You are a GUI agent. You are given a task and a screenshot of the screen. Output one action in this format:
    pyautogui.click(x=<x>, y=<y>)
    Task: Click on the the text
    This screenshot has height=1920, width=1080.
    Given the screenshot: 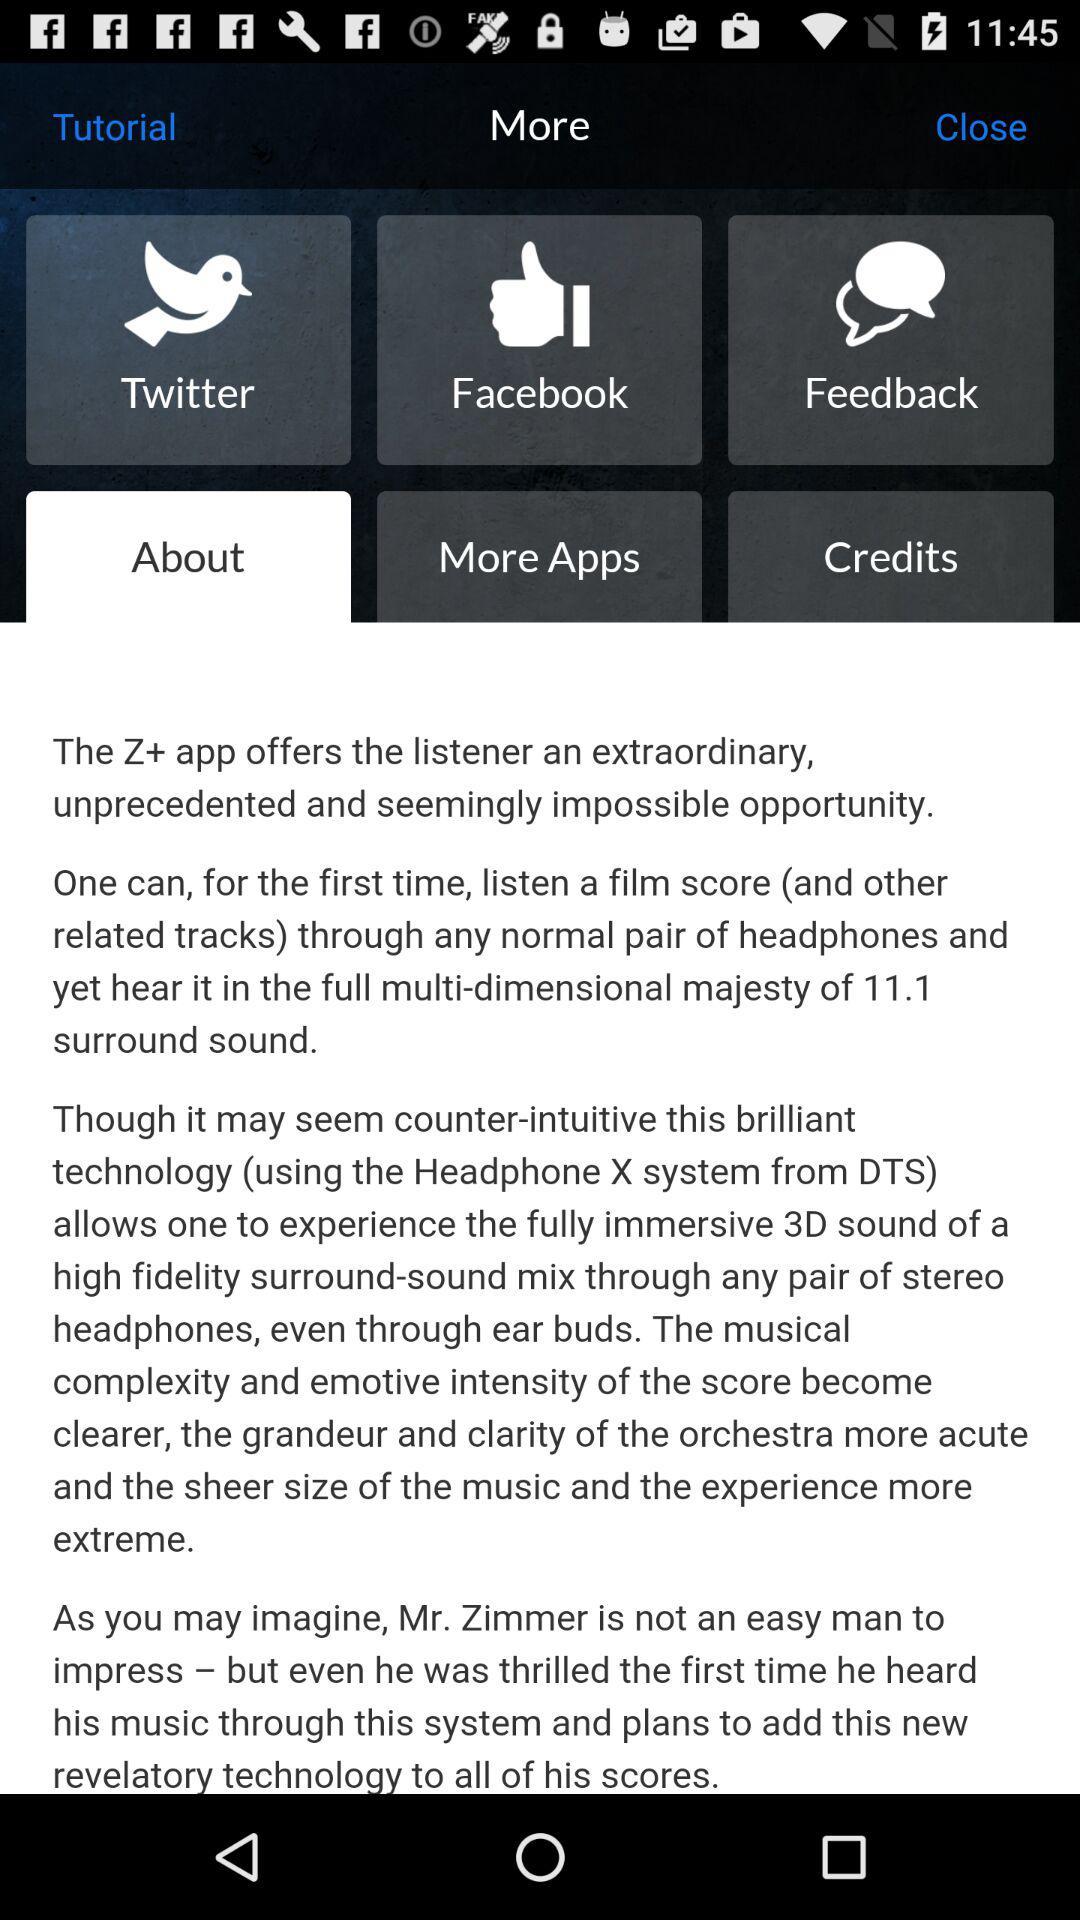 What is the action you would take?
    pyautogui.click(x=540, y=1207)
    